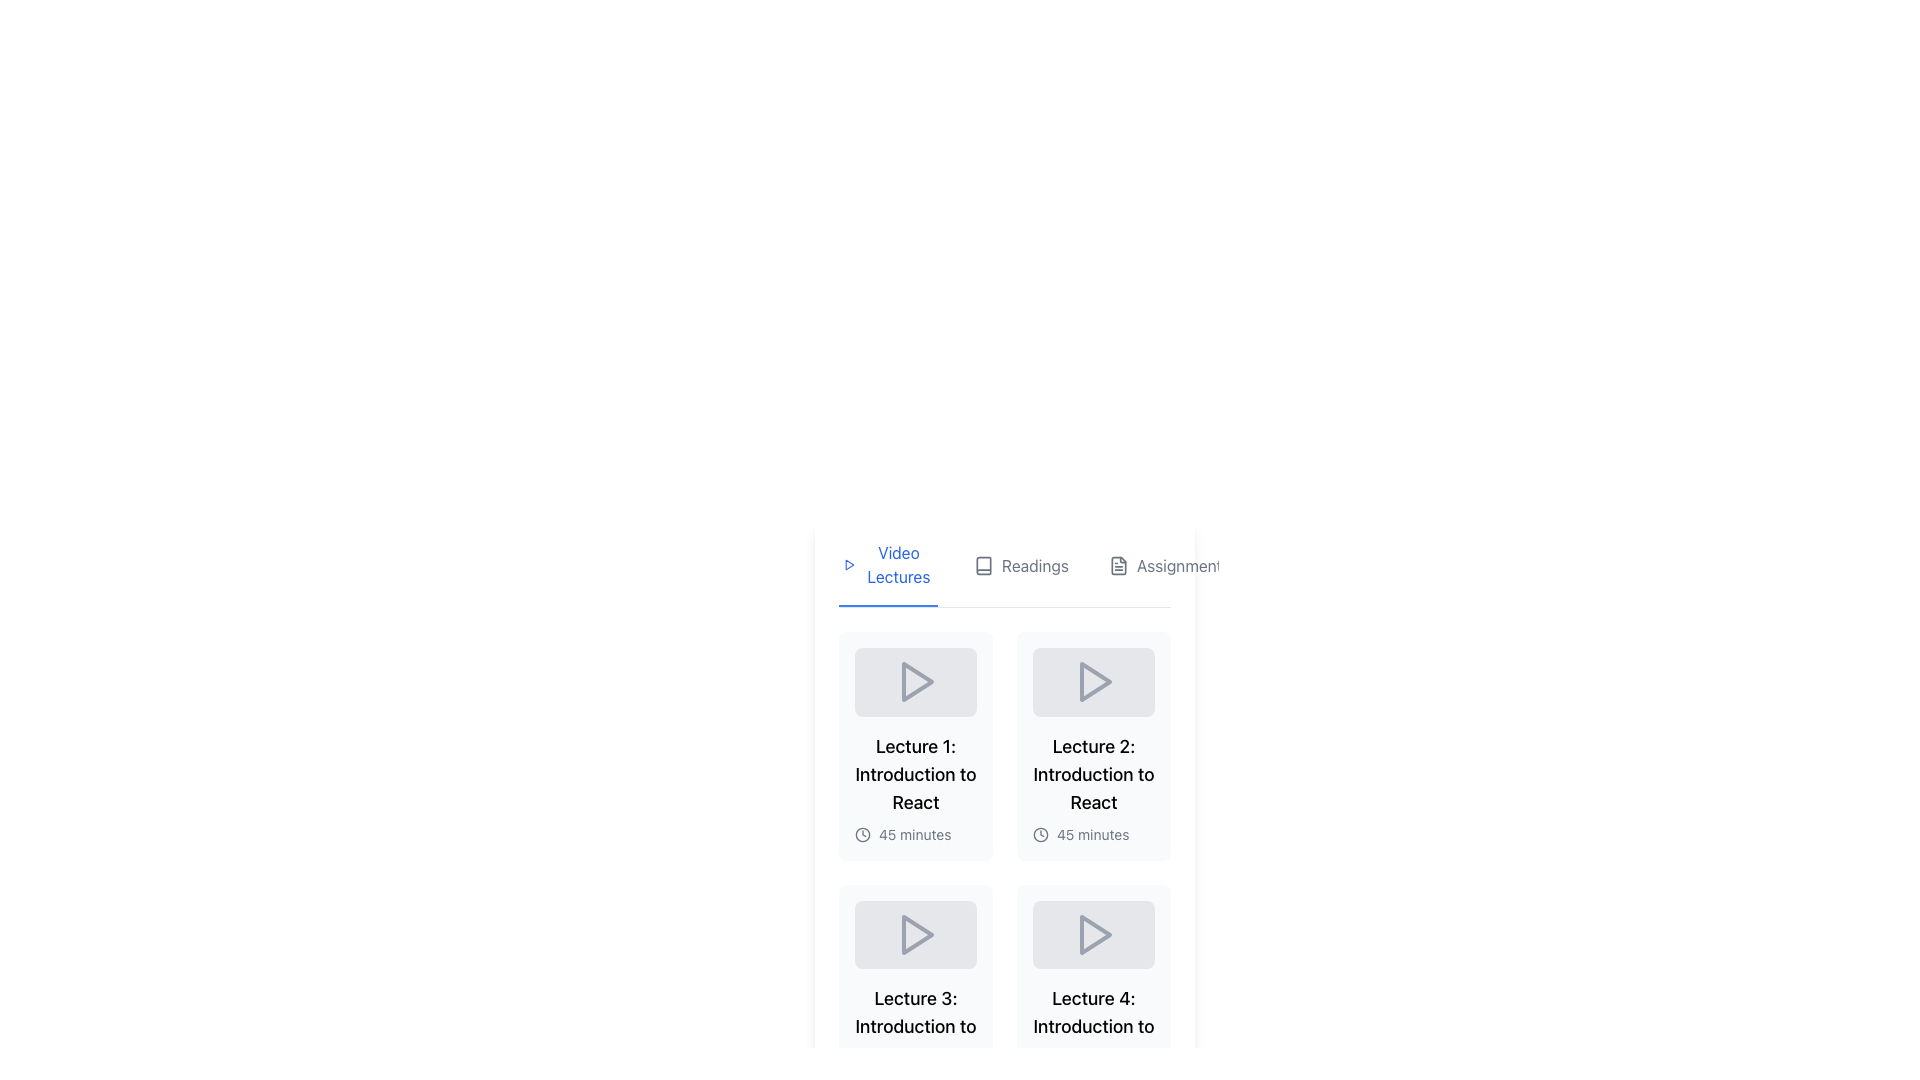 The image size is (1920, 1080). What do you see at coordinates (983, 566) in the screenshot?
I see `the small book icon representing the 'Readings' section, located between the 'Video Lectures' and 'Assignment' icons in the navigation area` at bounding box center [983, 566].